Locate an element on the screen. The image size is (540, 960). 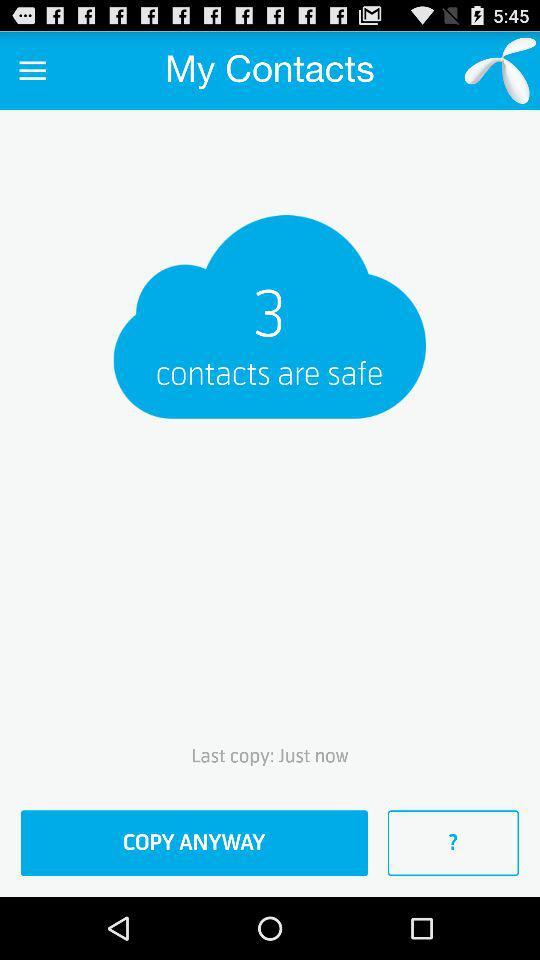
the  ?  icon is located at coordinates (453, 842).